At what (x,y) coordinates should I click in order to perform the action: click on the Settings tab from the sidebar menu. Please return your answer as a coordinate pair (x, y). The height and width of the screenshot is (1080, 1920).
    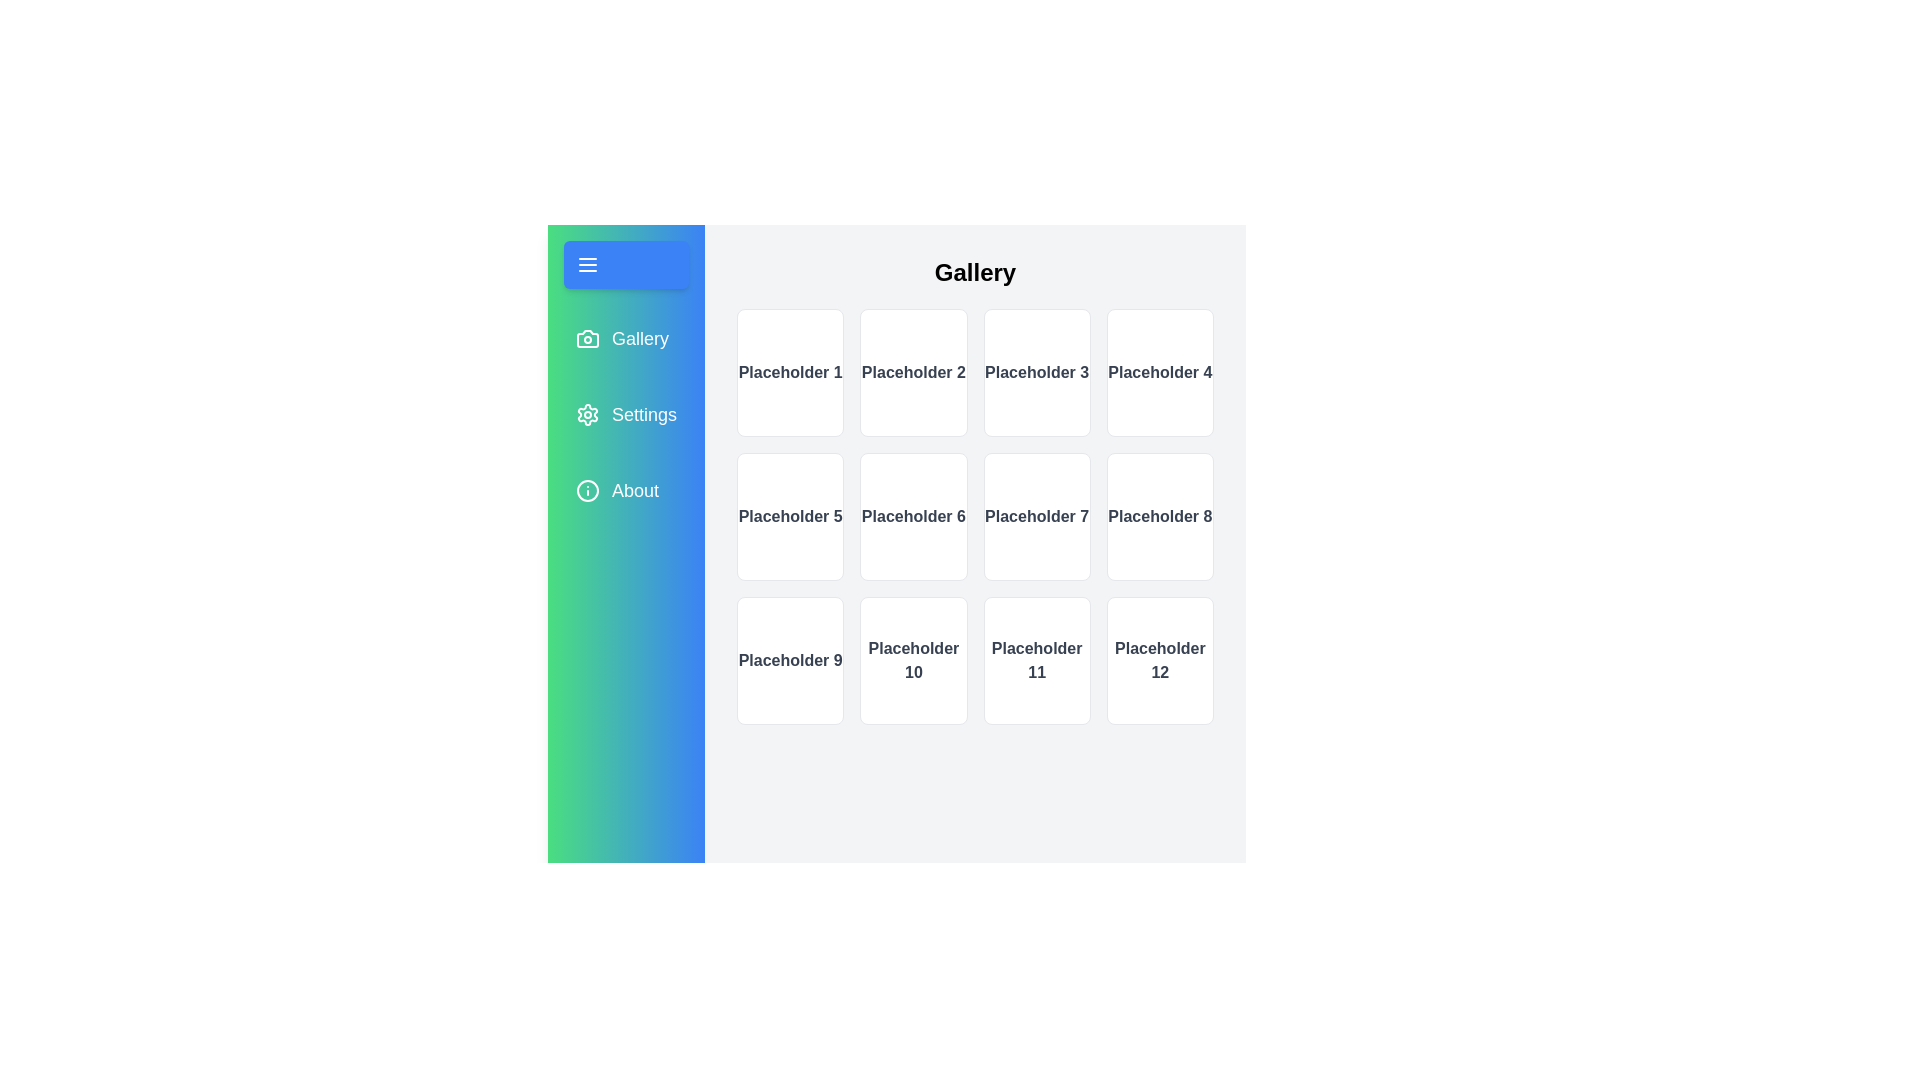
    Looking at the image, I should click on (624, 414).